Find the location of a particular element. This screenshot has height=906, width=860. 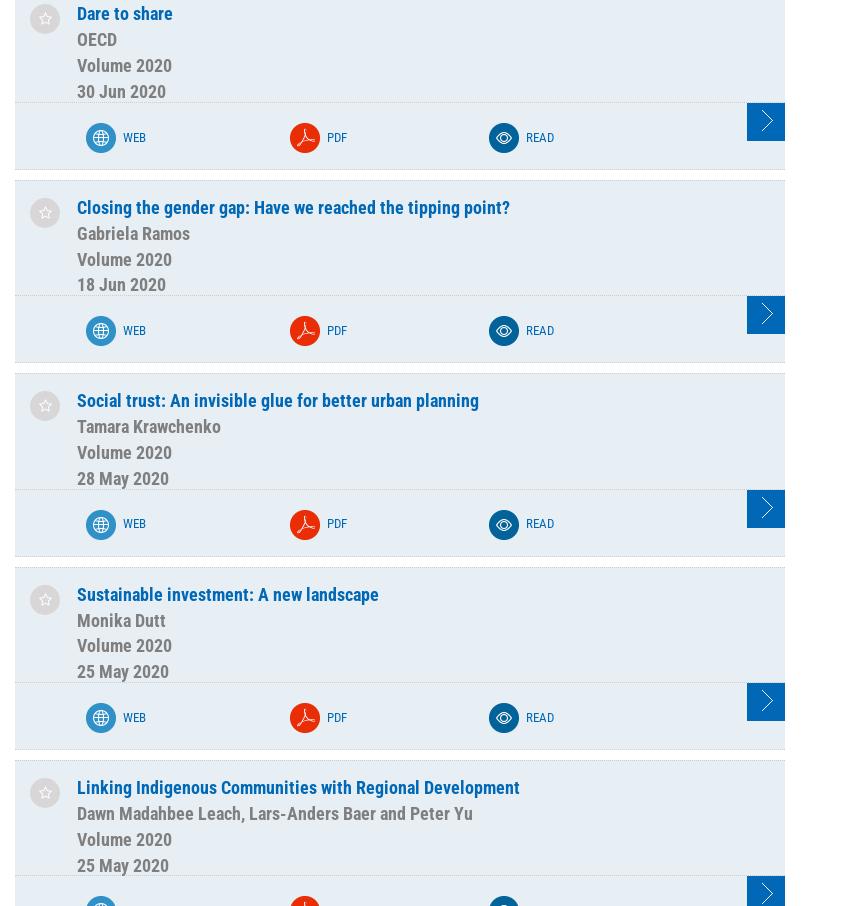

'Closing the gender gap: Have we reached the tipping point?' is located at coordinates (292, 205).